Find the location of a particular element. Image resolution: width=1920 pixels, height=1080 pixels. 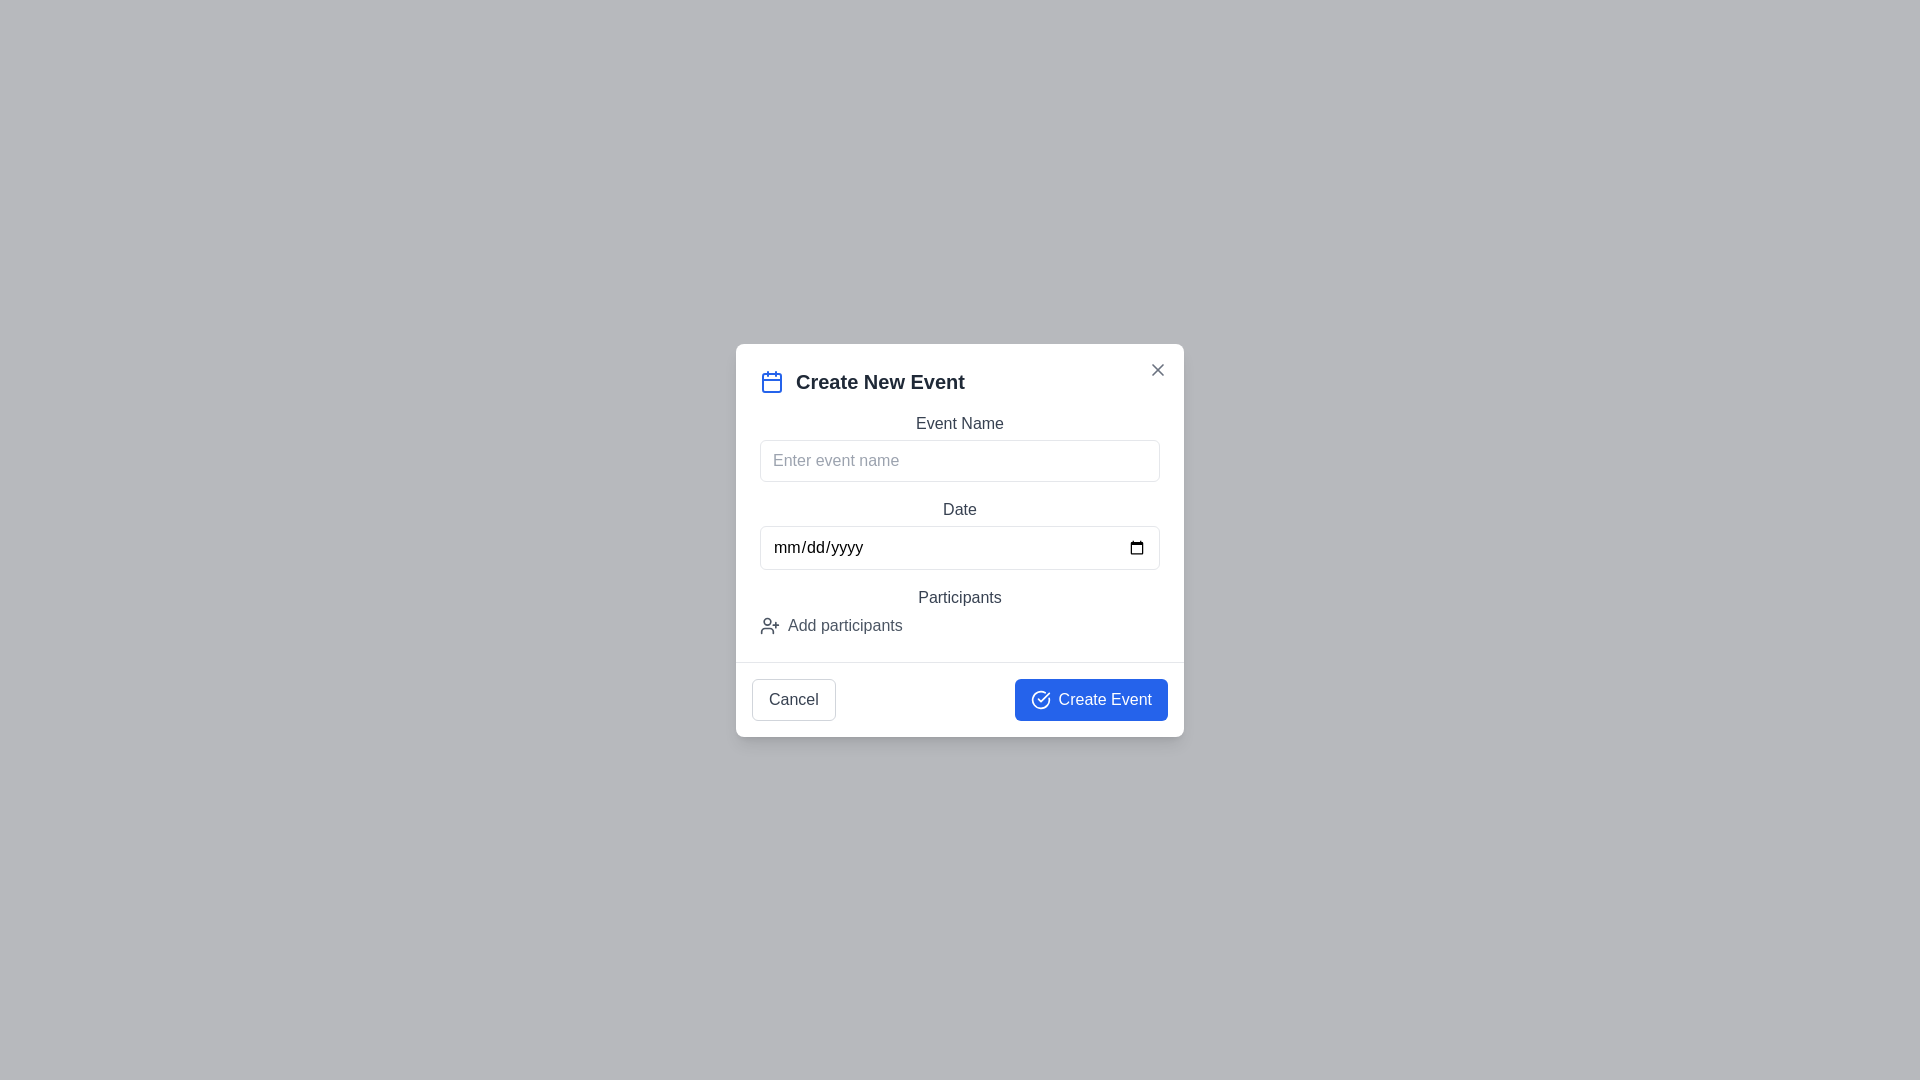

the Header text indicating the purpose of creating a new event, located at the upper part of the centered modal dialog, to the right of the calendar icon is located at coordinates (880, 381).